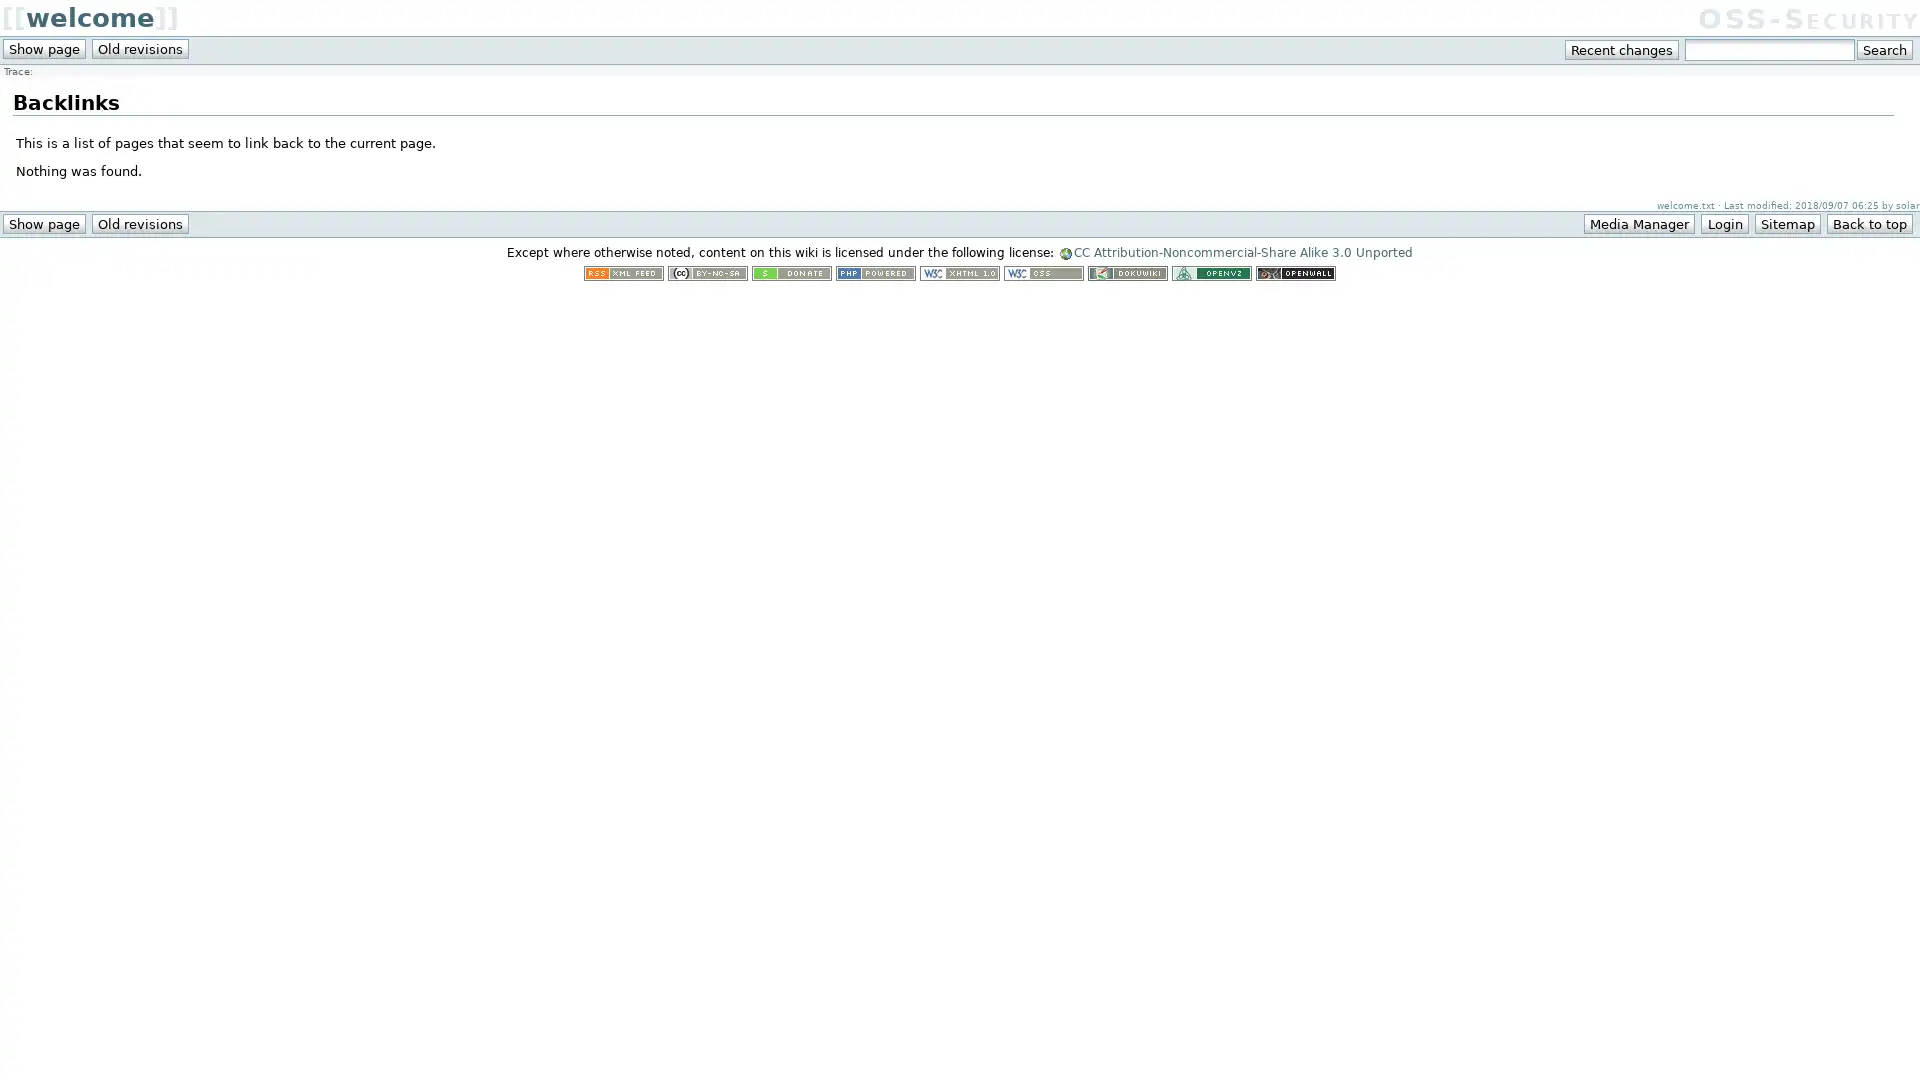  I want to click on Show page, so click(43, 48).